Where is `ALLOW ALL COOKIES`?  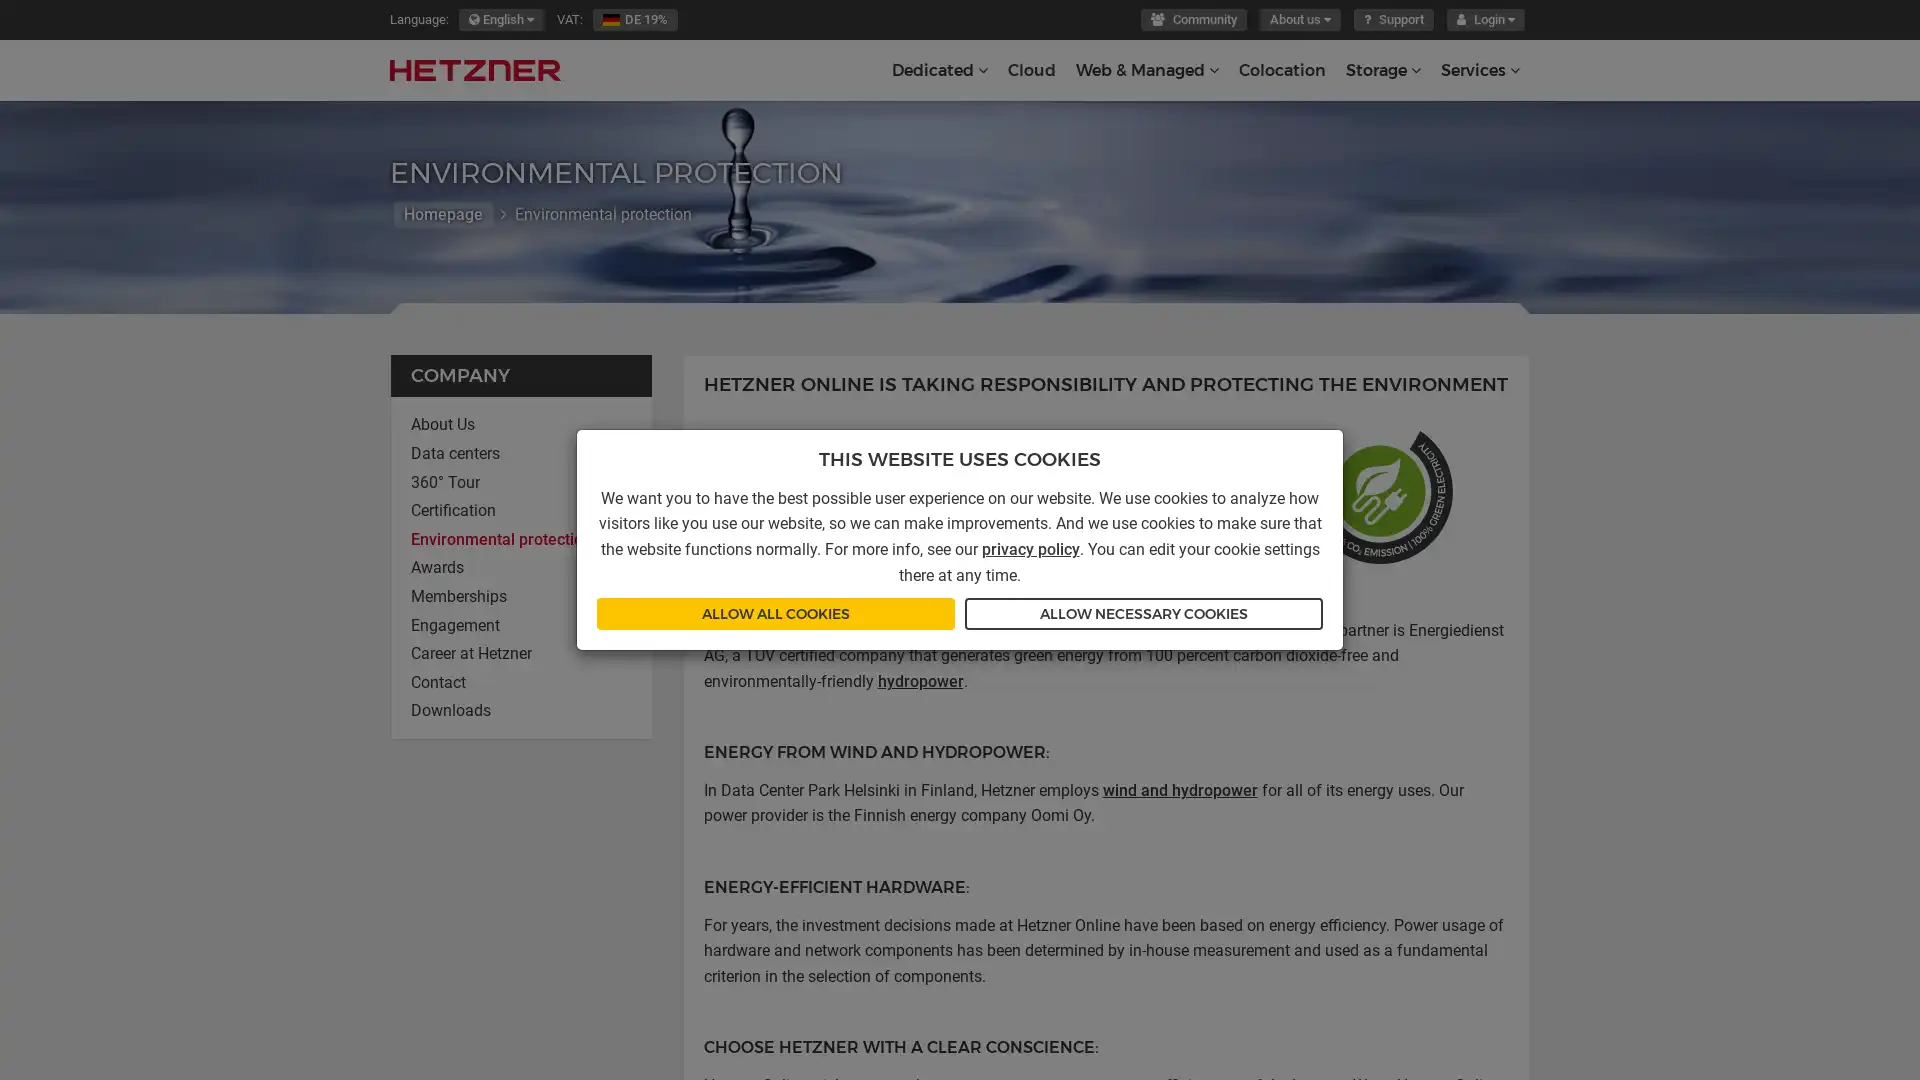 ALLOW ALL COOKIES is located at coordinates (775, 612).